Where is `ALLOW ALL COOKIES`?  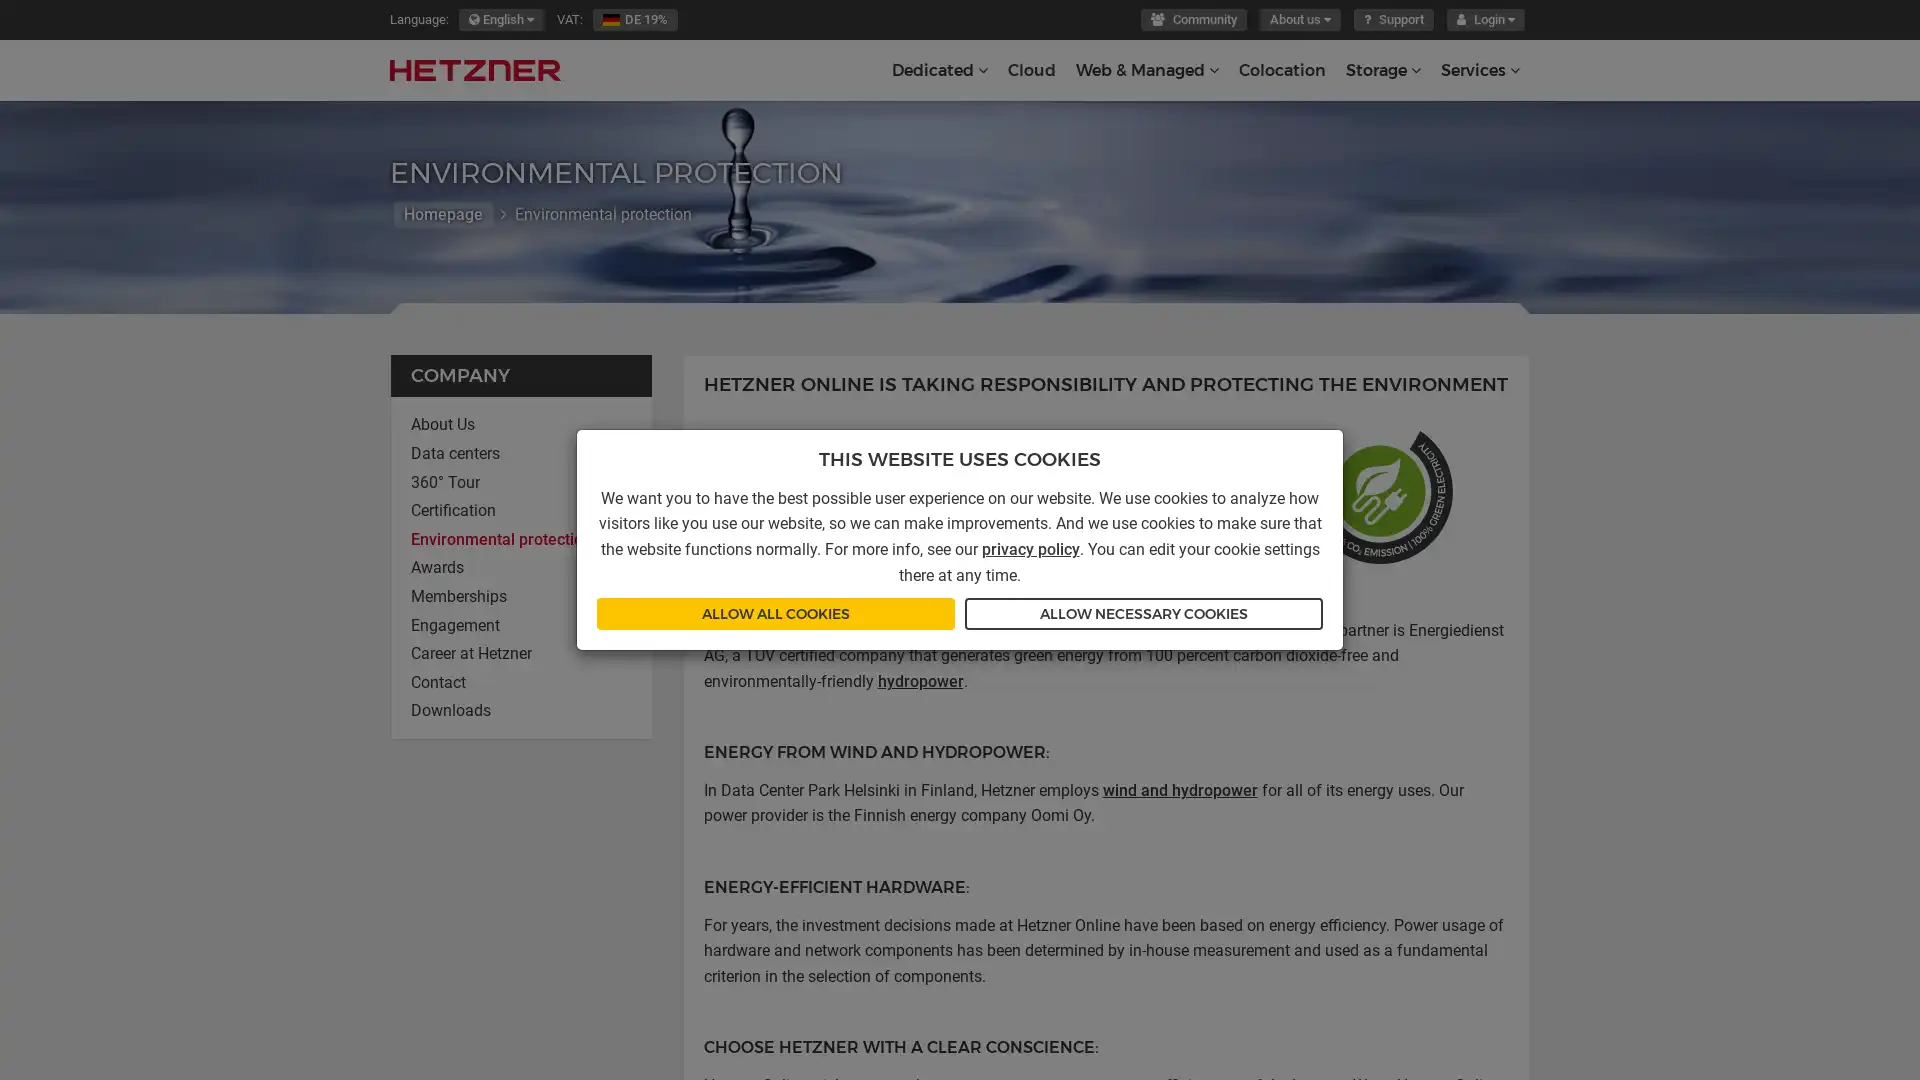 ALLOW ALL COOKIES is located at coordinates (775, 612).